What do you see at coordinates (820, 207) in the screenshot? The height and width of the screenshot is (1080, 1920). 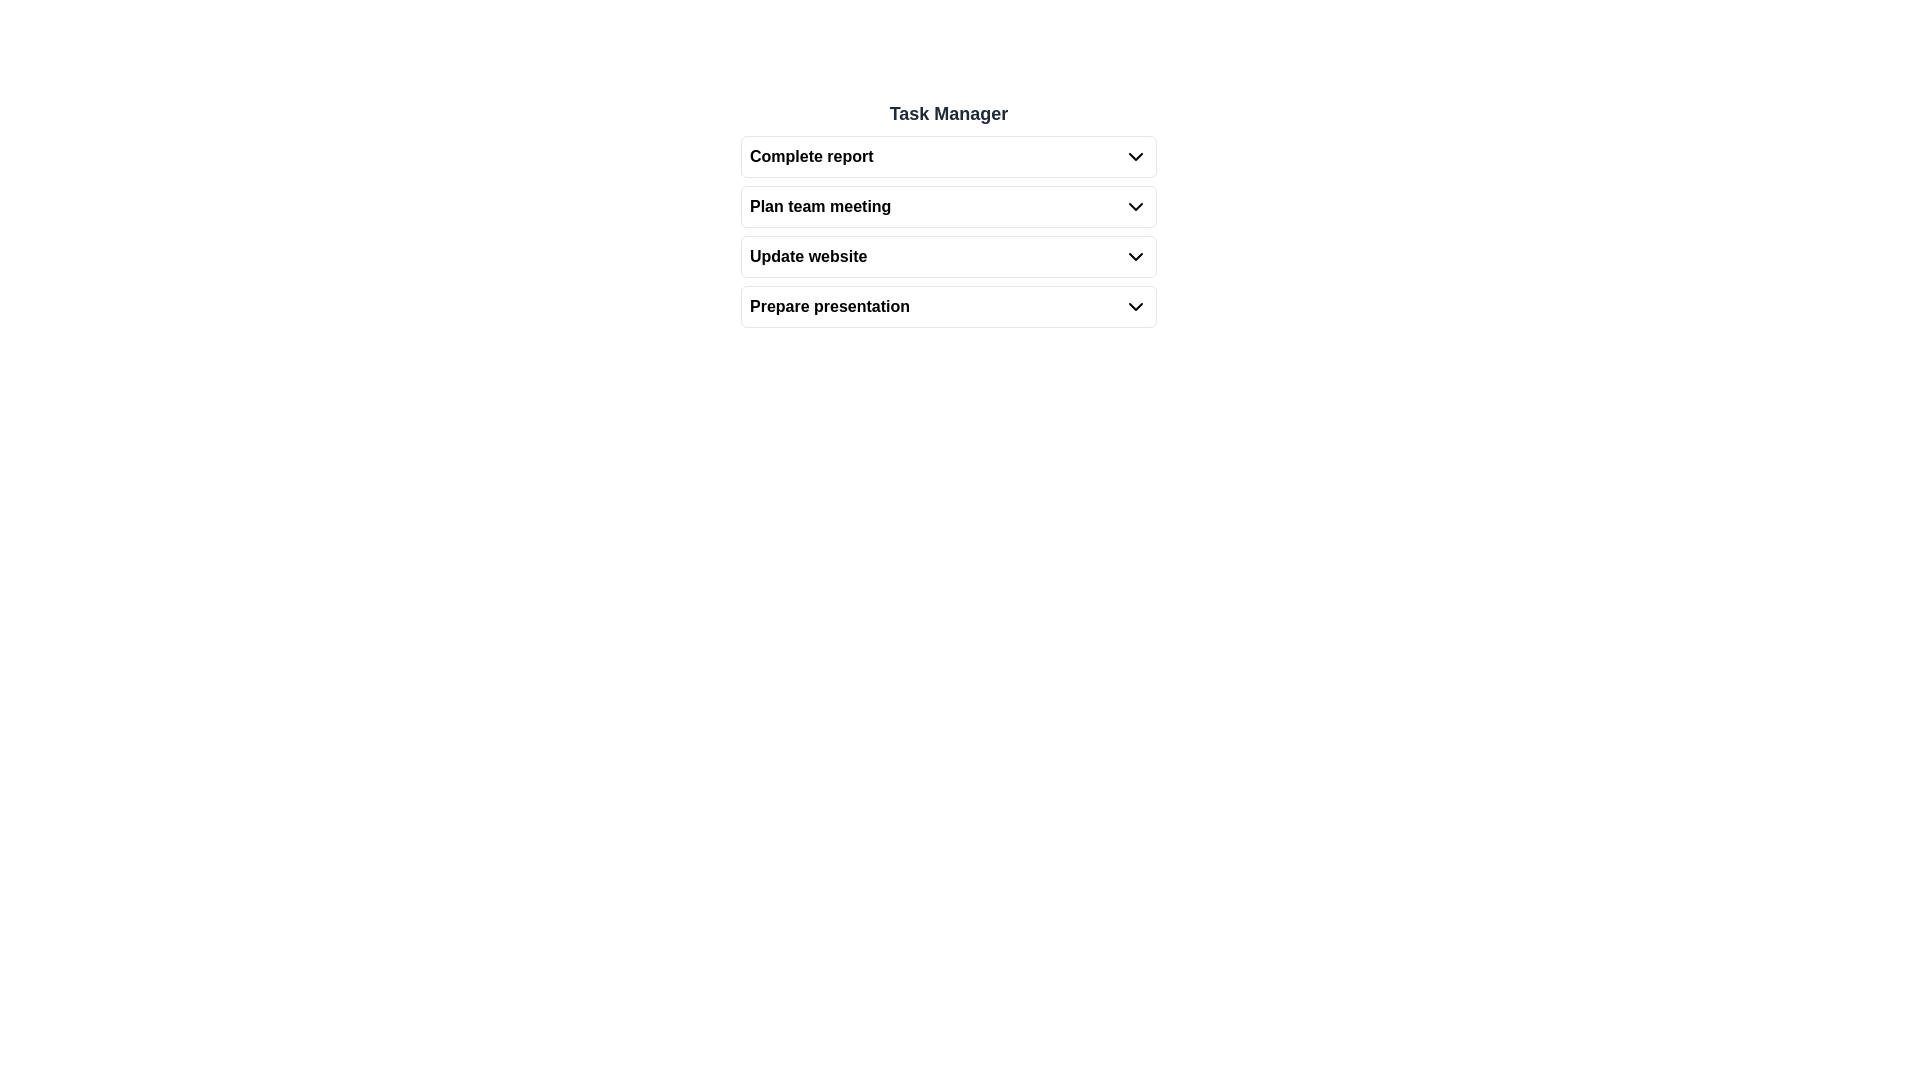 I see `the static text element labeled 'Plan team meeting', which is the second item in the task list of the 'Task Manager'` at bounding box center [820, 207].